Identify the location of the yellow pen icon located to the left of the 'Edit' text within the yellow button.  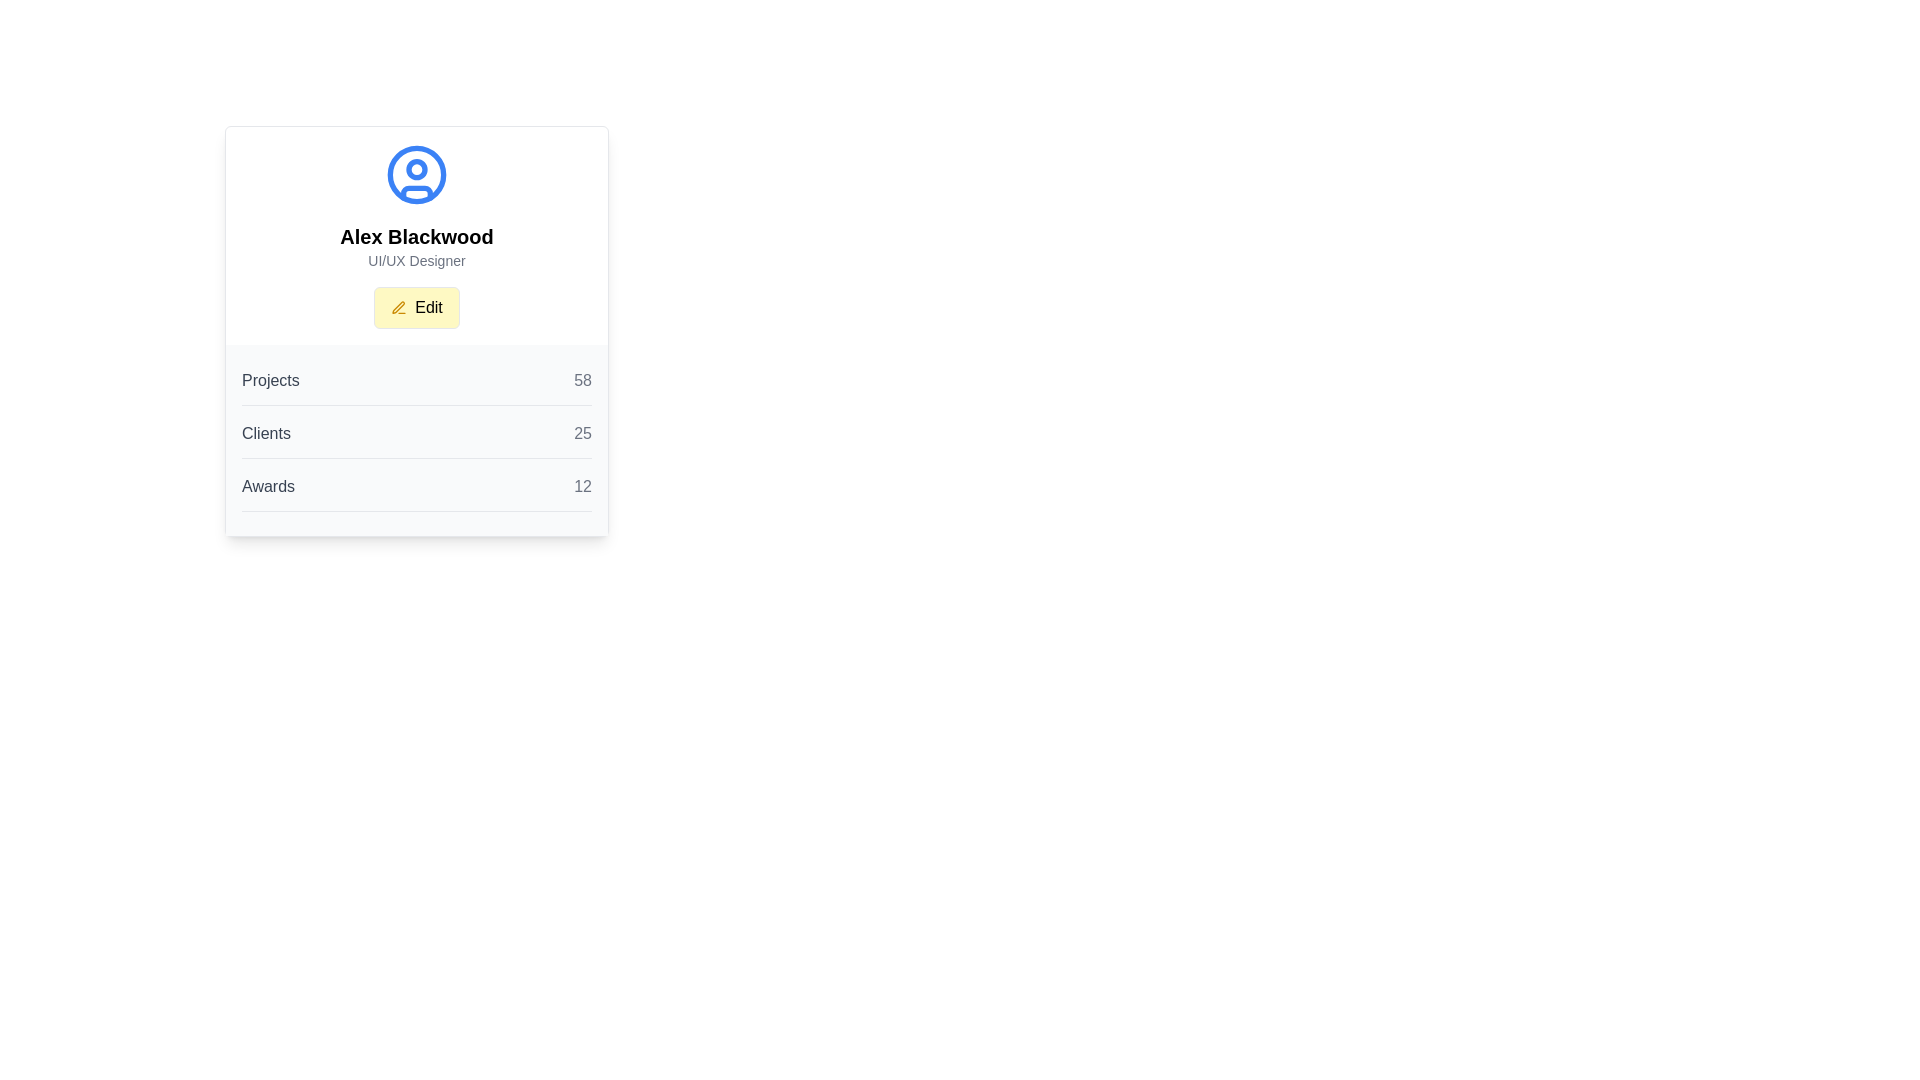
(399, 308).